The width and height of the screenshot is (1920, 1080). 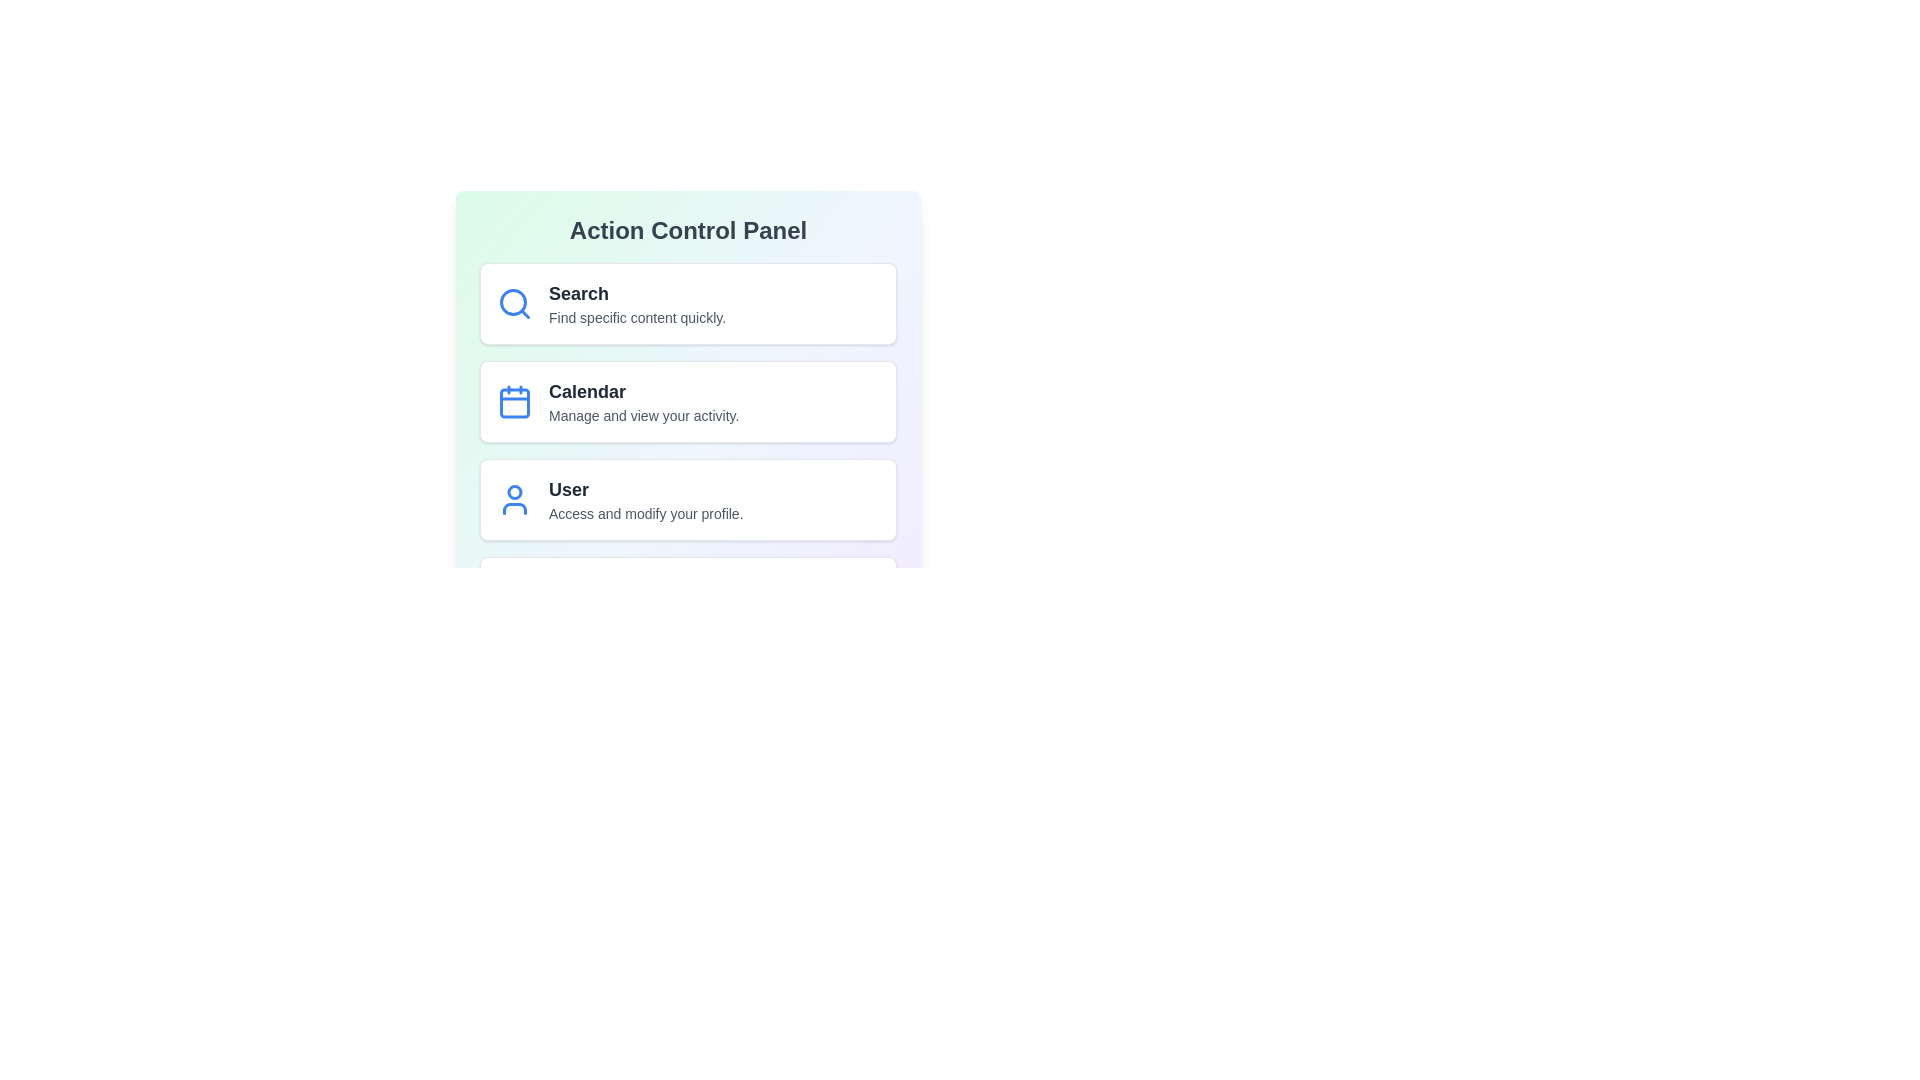 I want to click on the blue calendar icon located in the second box of the 'Action Control Panel', positioned to the left of the text 'Calendar', so click(x=514, y=401).